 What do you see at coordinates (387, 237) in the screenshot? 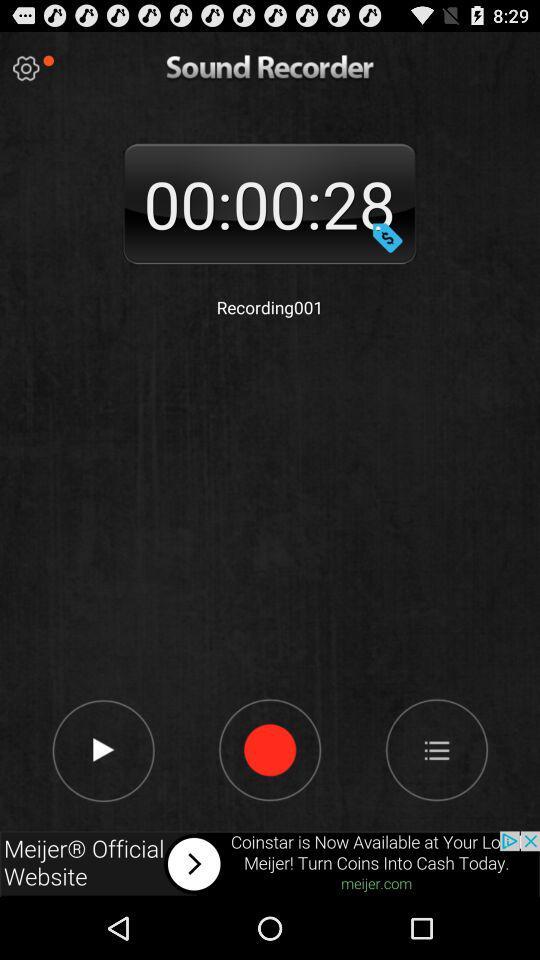
I see `change date and time` at bounding box center [387, 237].